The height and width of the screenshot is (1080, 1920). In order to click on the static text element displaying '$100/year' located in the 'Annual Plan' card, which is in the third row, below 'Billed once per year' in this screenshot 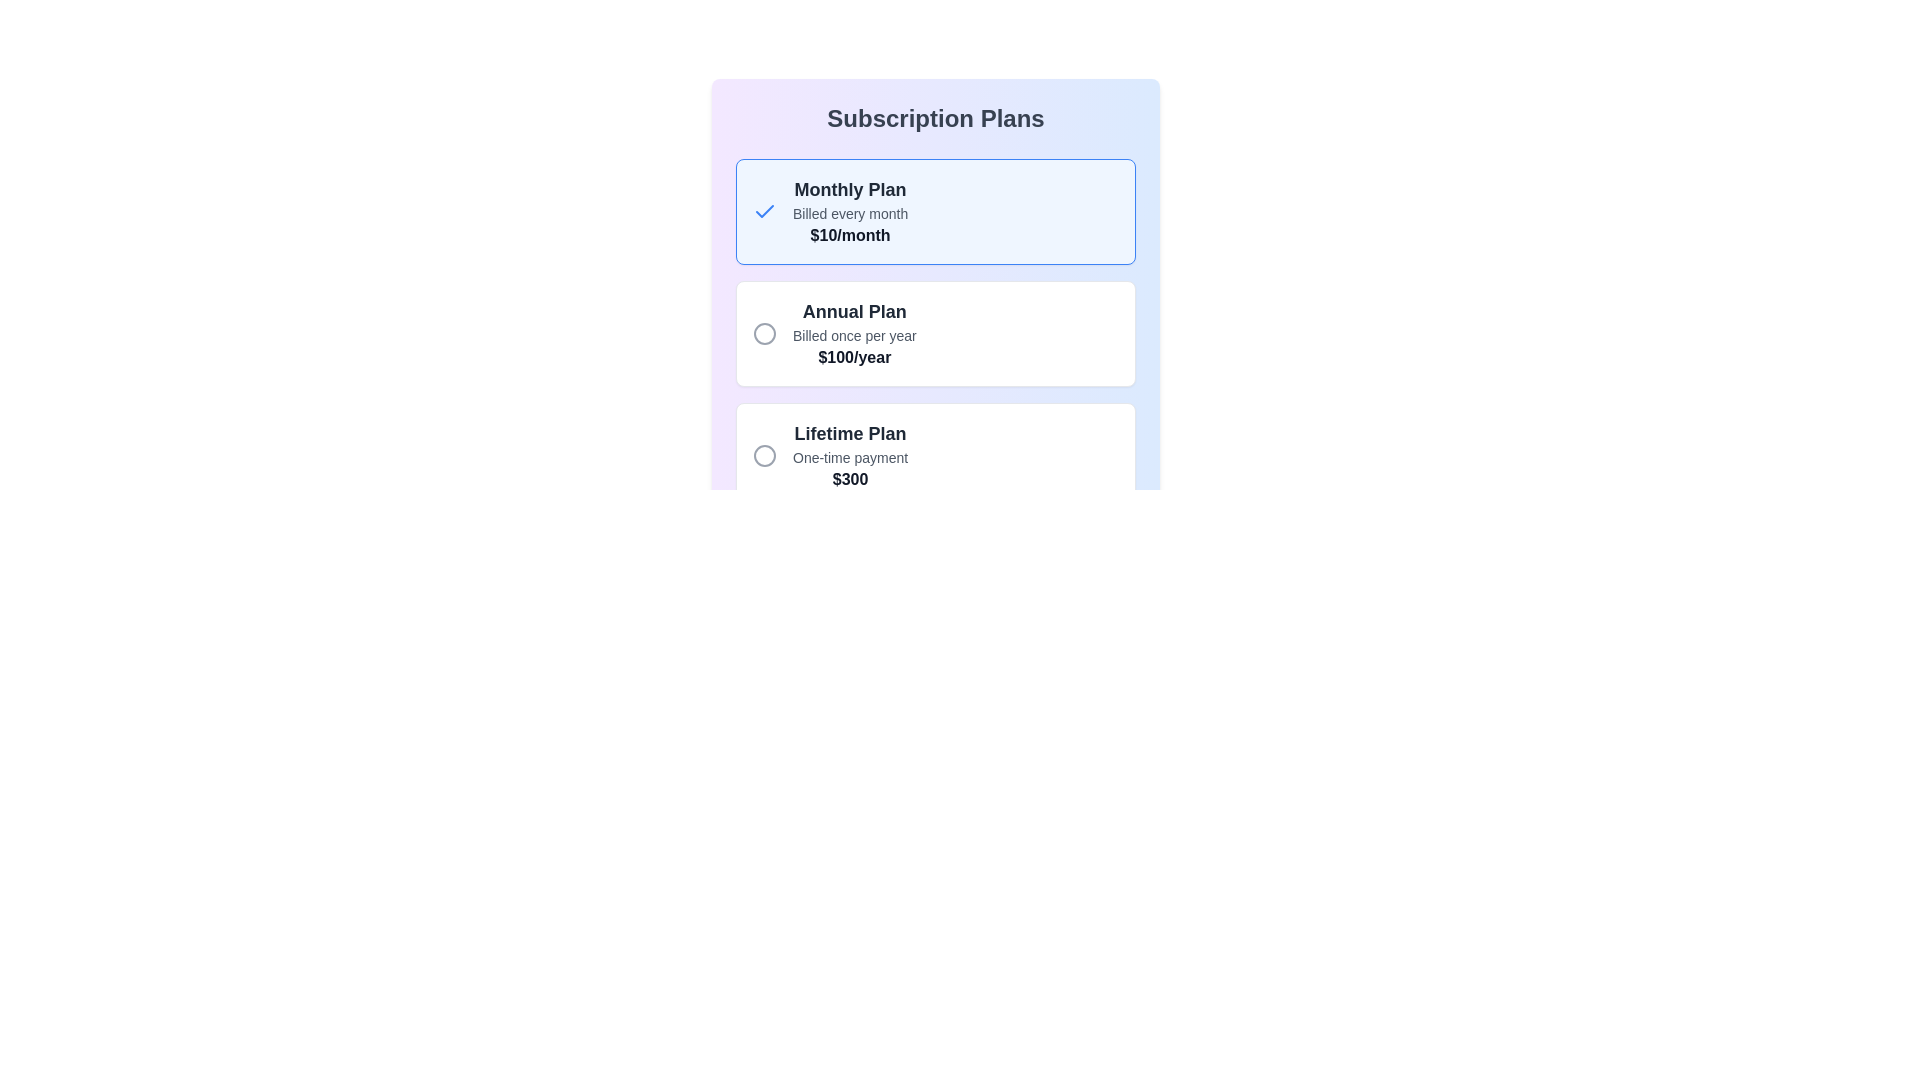, I will do `click(854, 357)`.